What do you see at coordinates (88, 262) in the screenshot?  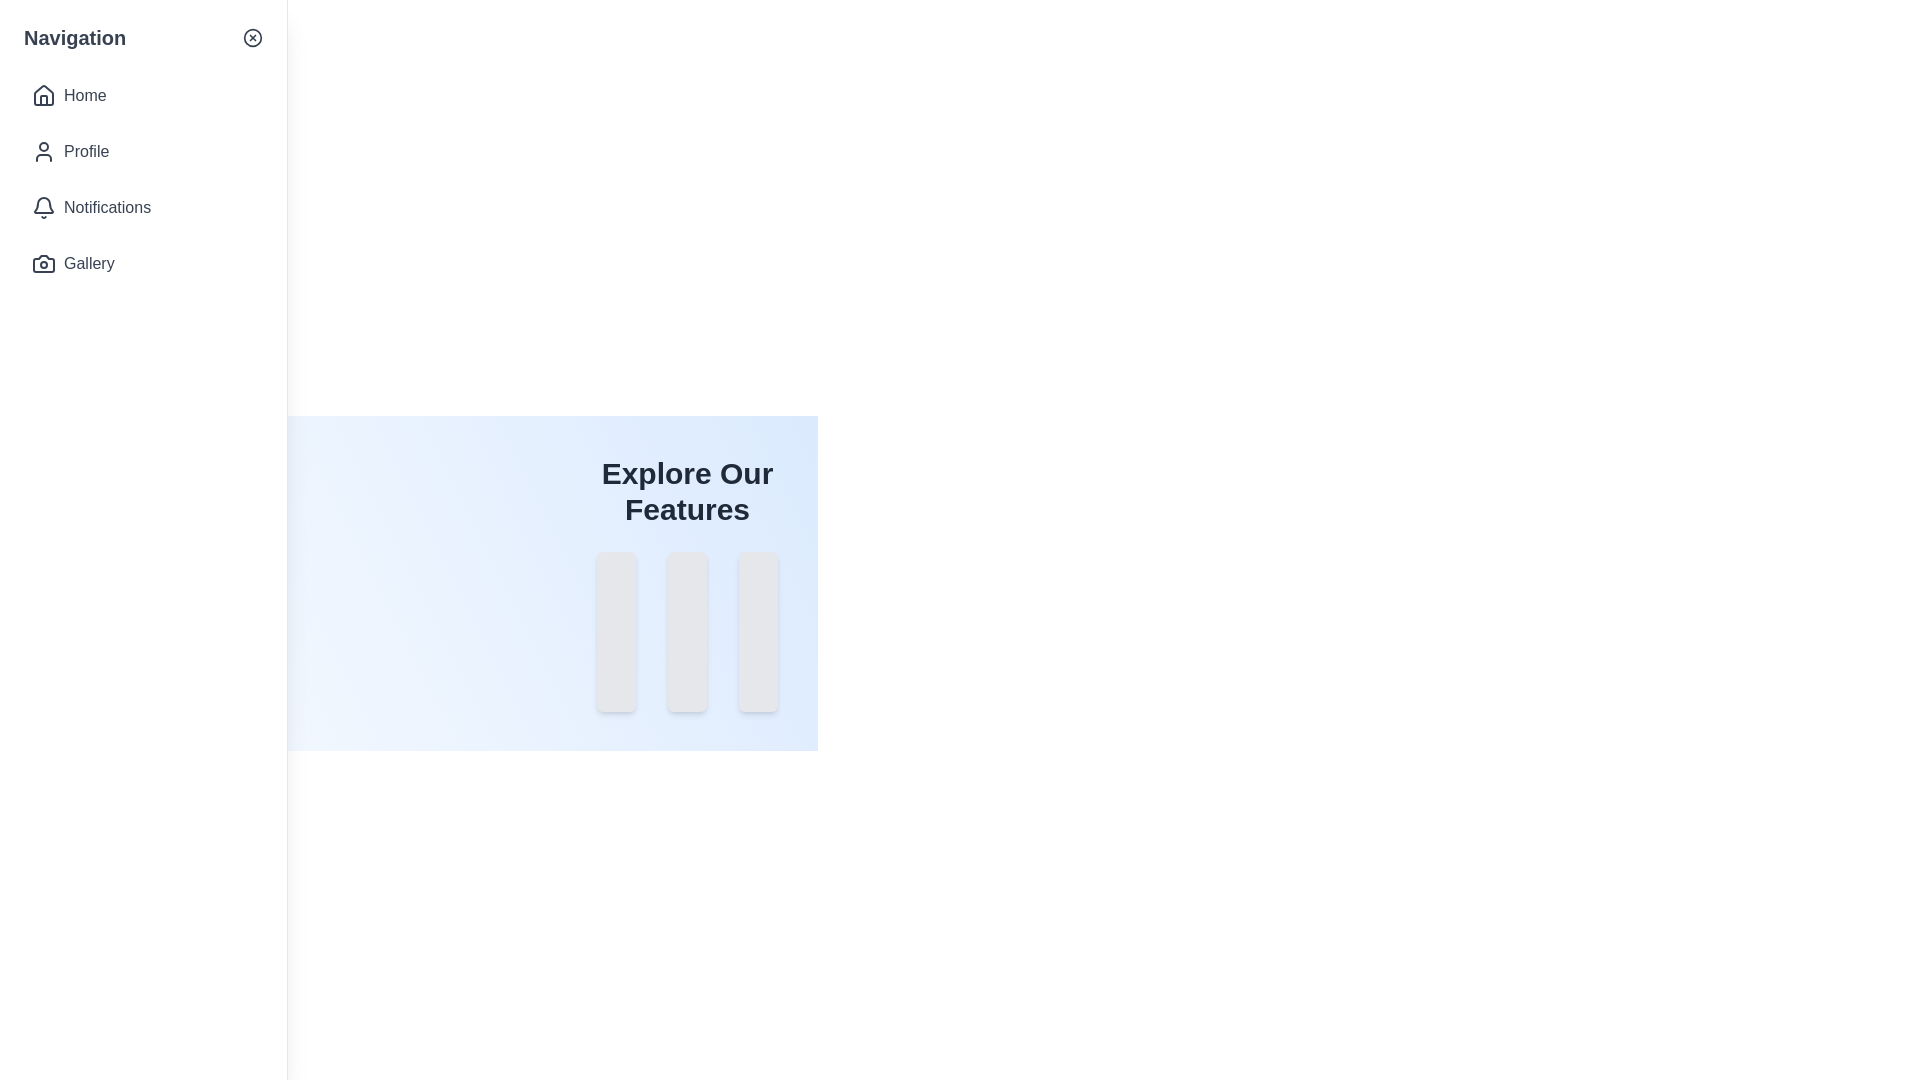 I see `the 'Gallery' text label in the vertical navigation menu, which is styled in dark gray and positioned next to a camera icon` at bounding box center [88, 262].